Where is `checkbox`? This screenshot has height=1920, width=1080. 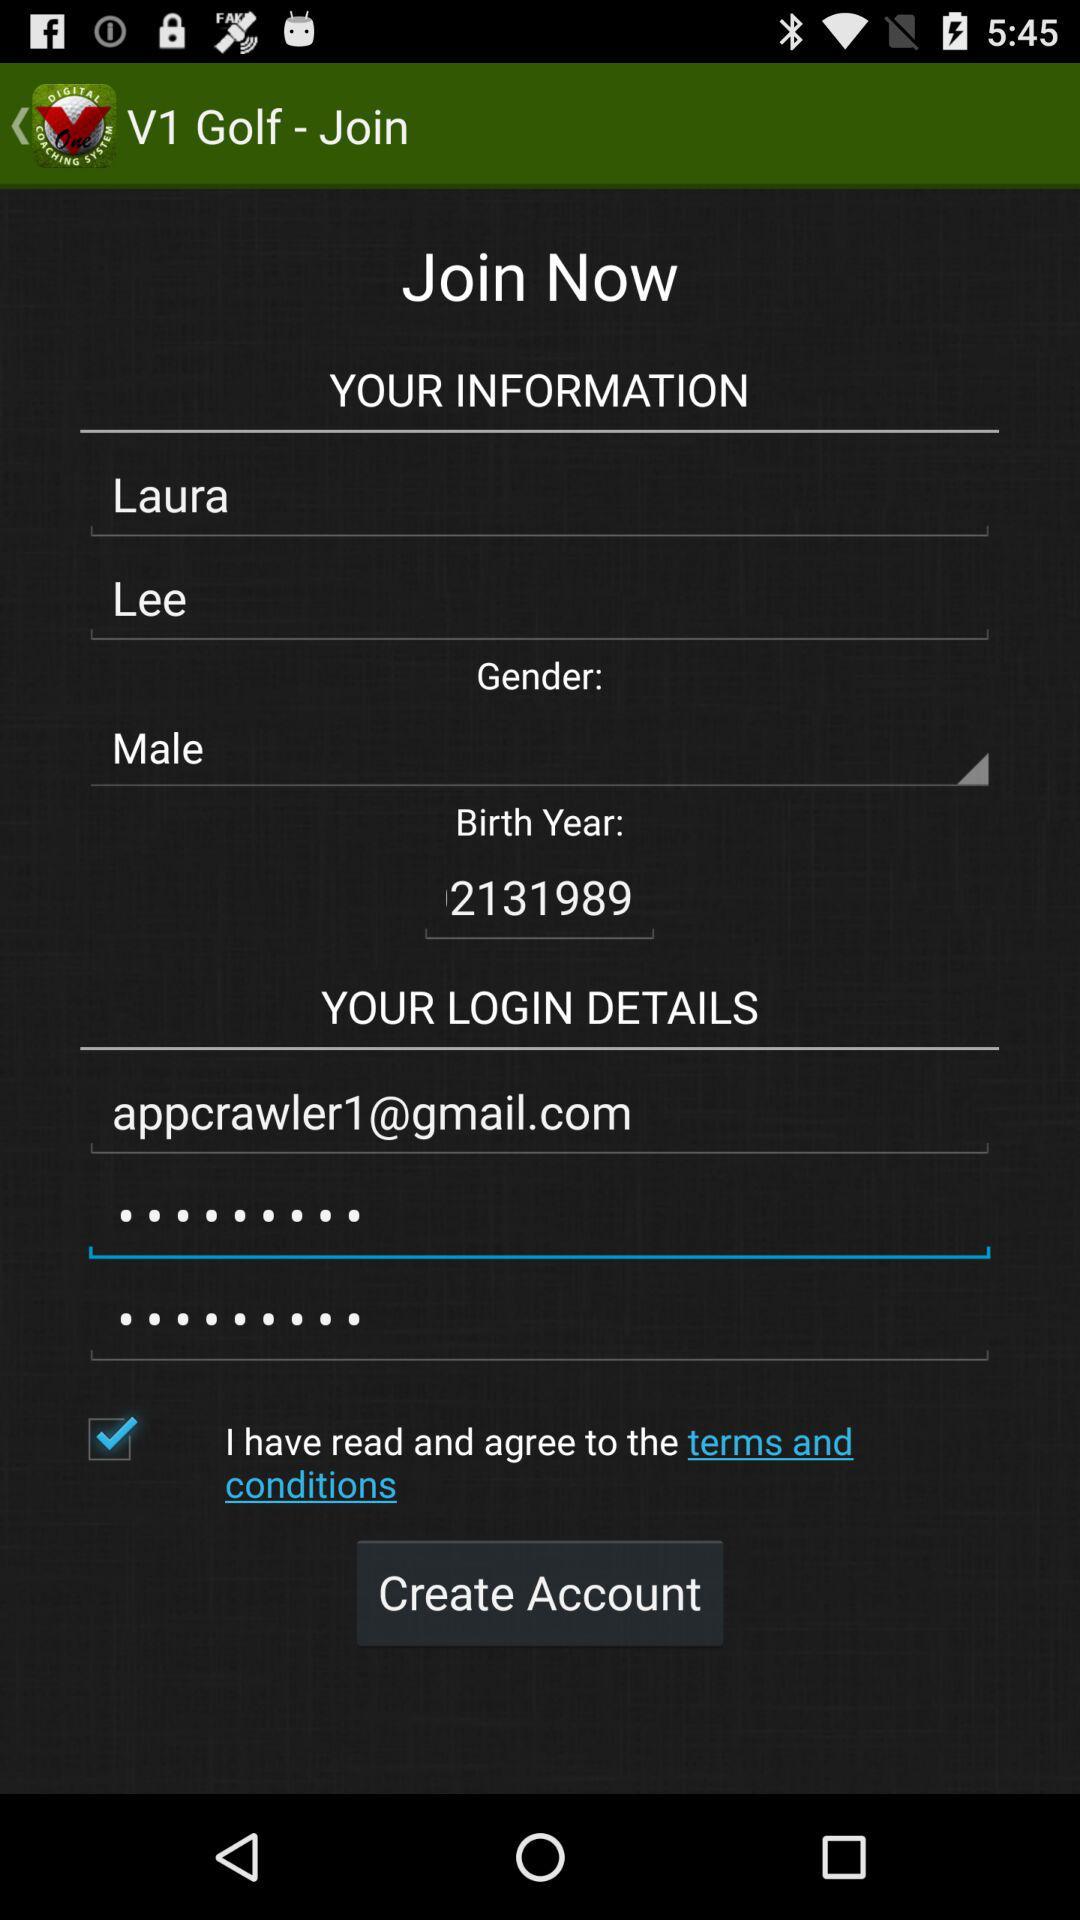 checkbox is located at coordinates (145, 1438).